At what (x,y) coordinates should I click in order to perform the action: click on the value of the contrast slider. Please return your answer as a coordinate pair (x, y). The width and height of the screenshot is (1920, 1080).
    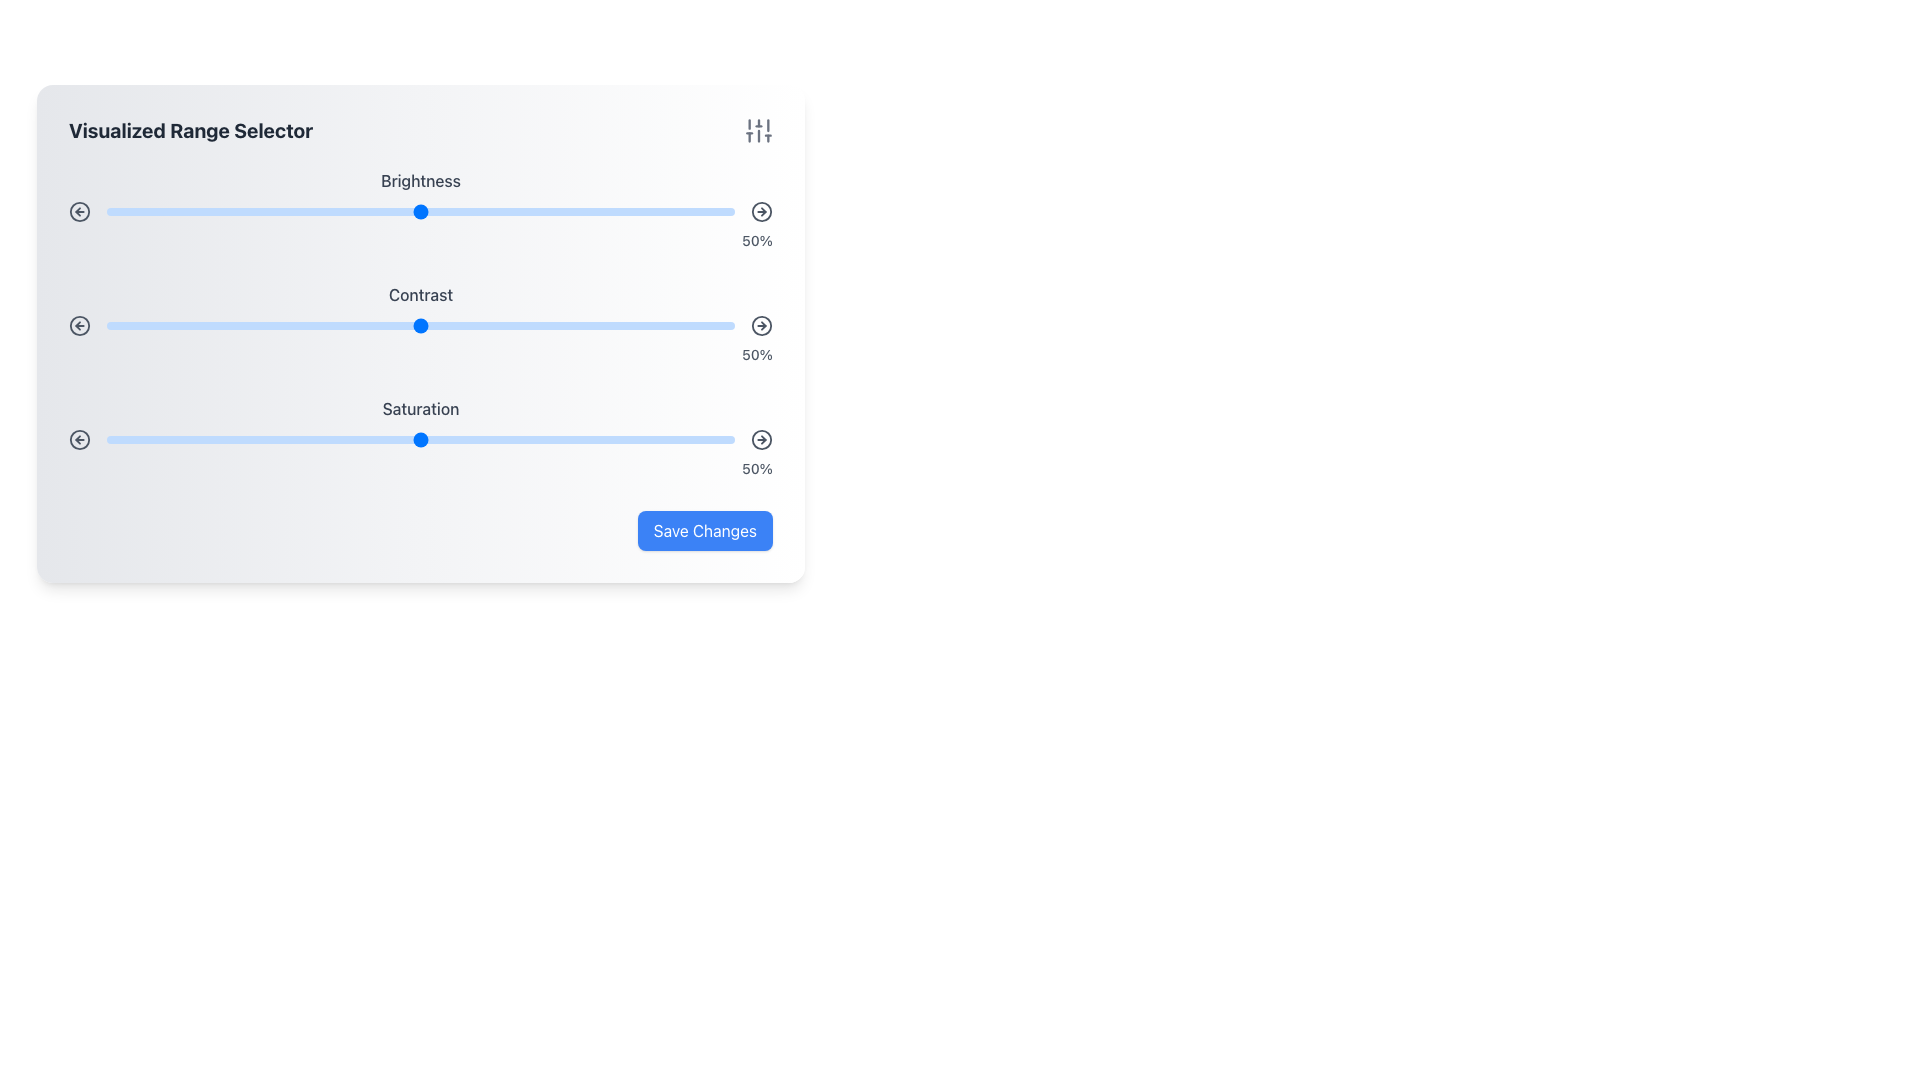
    Looking at the image, I should click on (502, 325).